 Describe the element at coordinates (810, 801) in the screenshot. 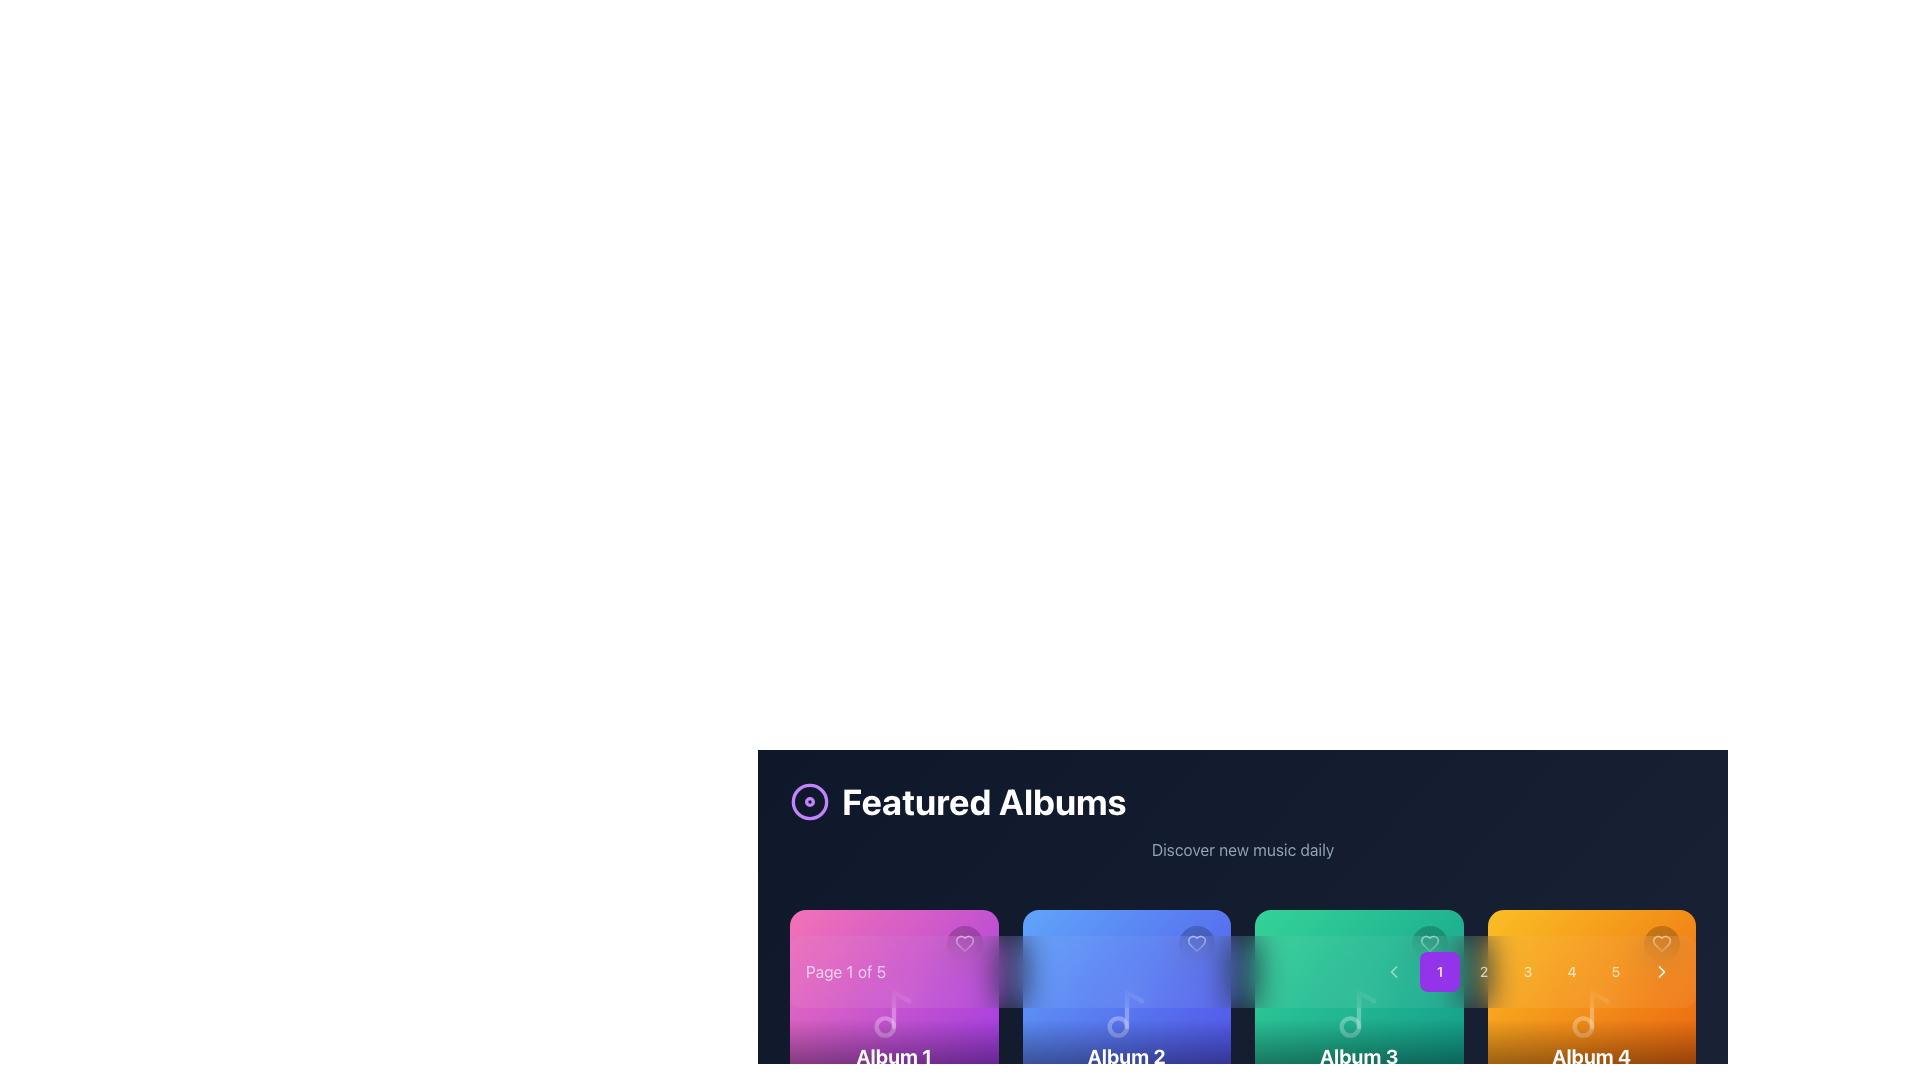

I see `the animation of the decorative icon located to the far left of the 'Featured Albums' title bar, positioned horizontally aligned with the text 'Featured Albums'` at that location.